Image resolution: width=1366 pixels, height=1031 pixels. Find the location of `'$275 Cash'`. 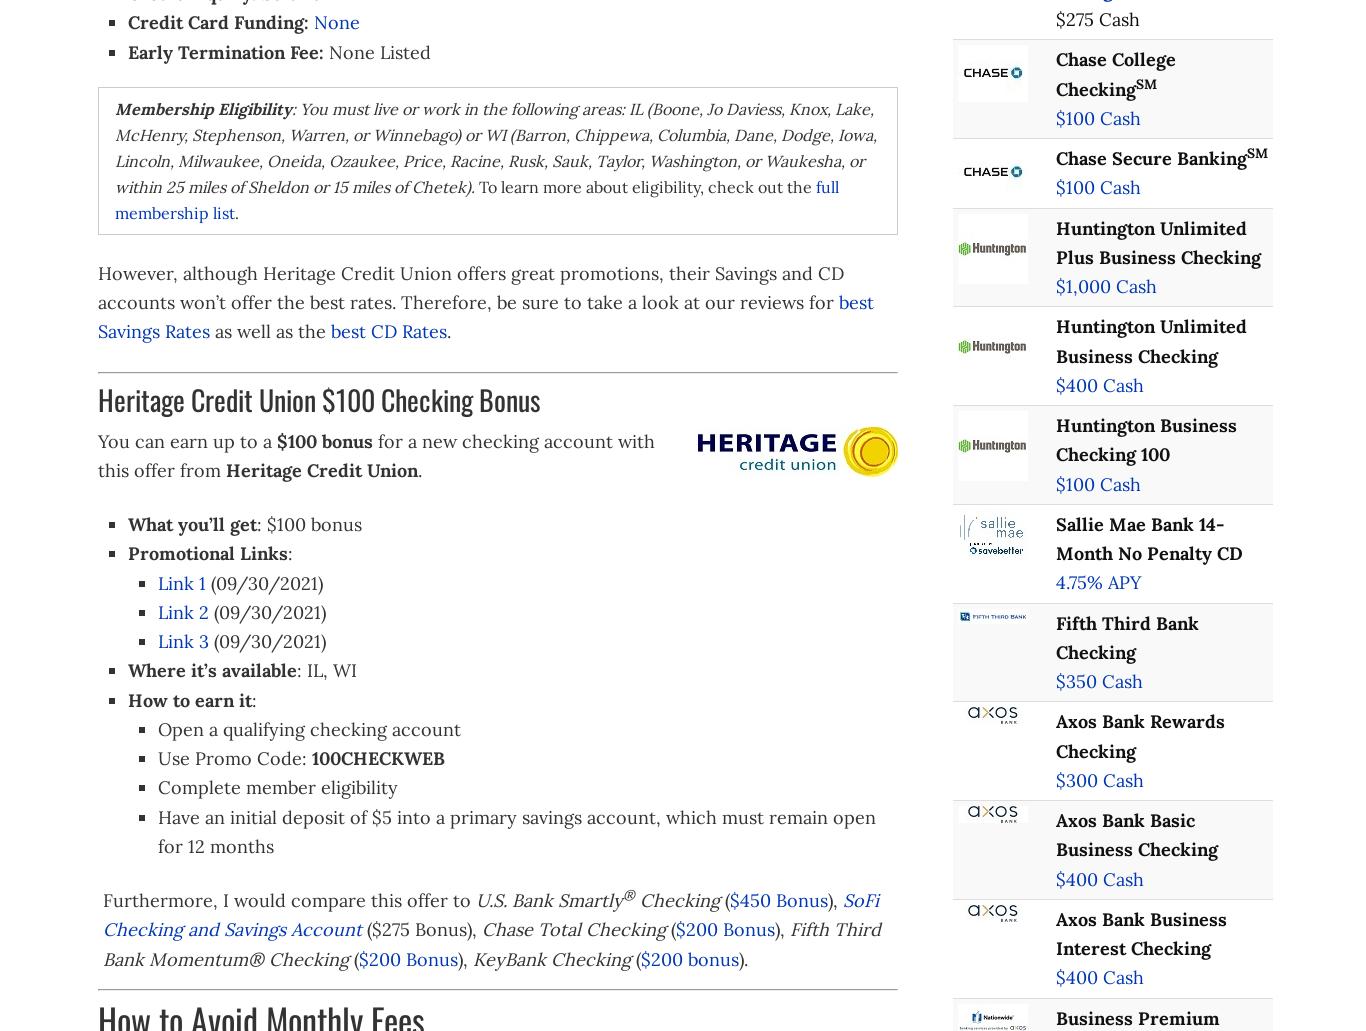

'$275 Cash' is located at coordinates (1096, 19).